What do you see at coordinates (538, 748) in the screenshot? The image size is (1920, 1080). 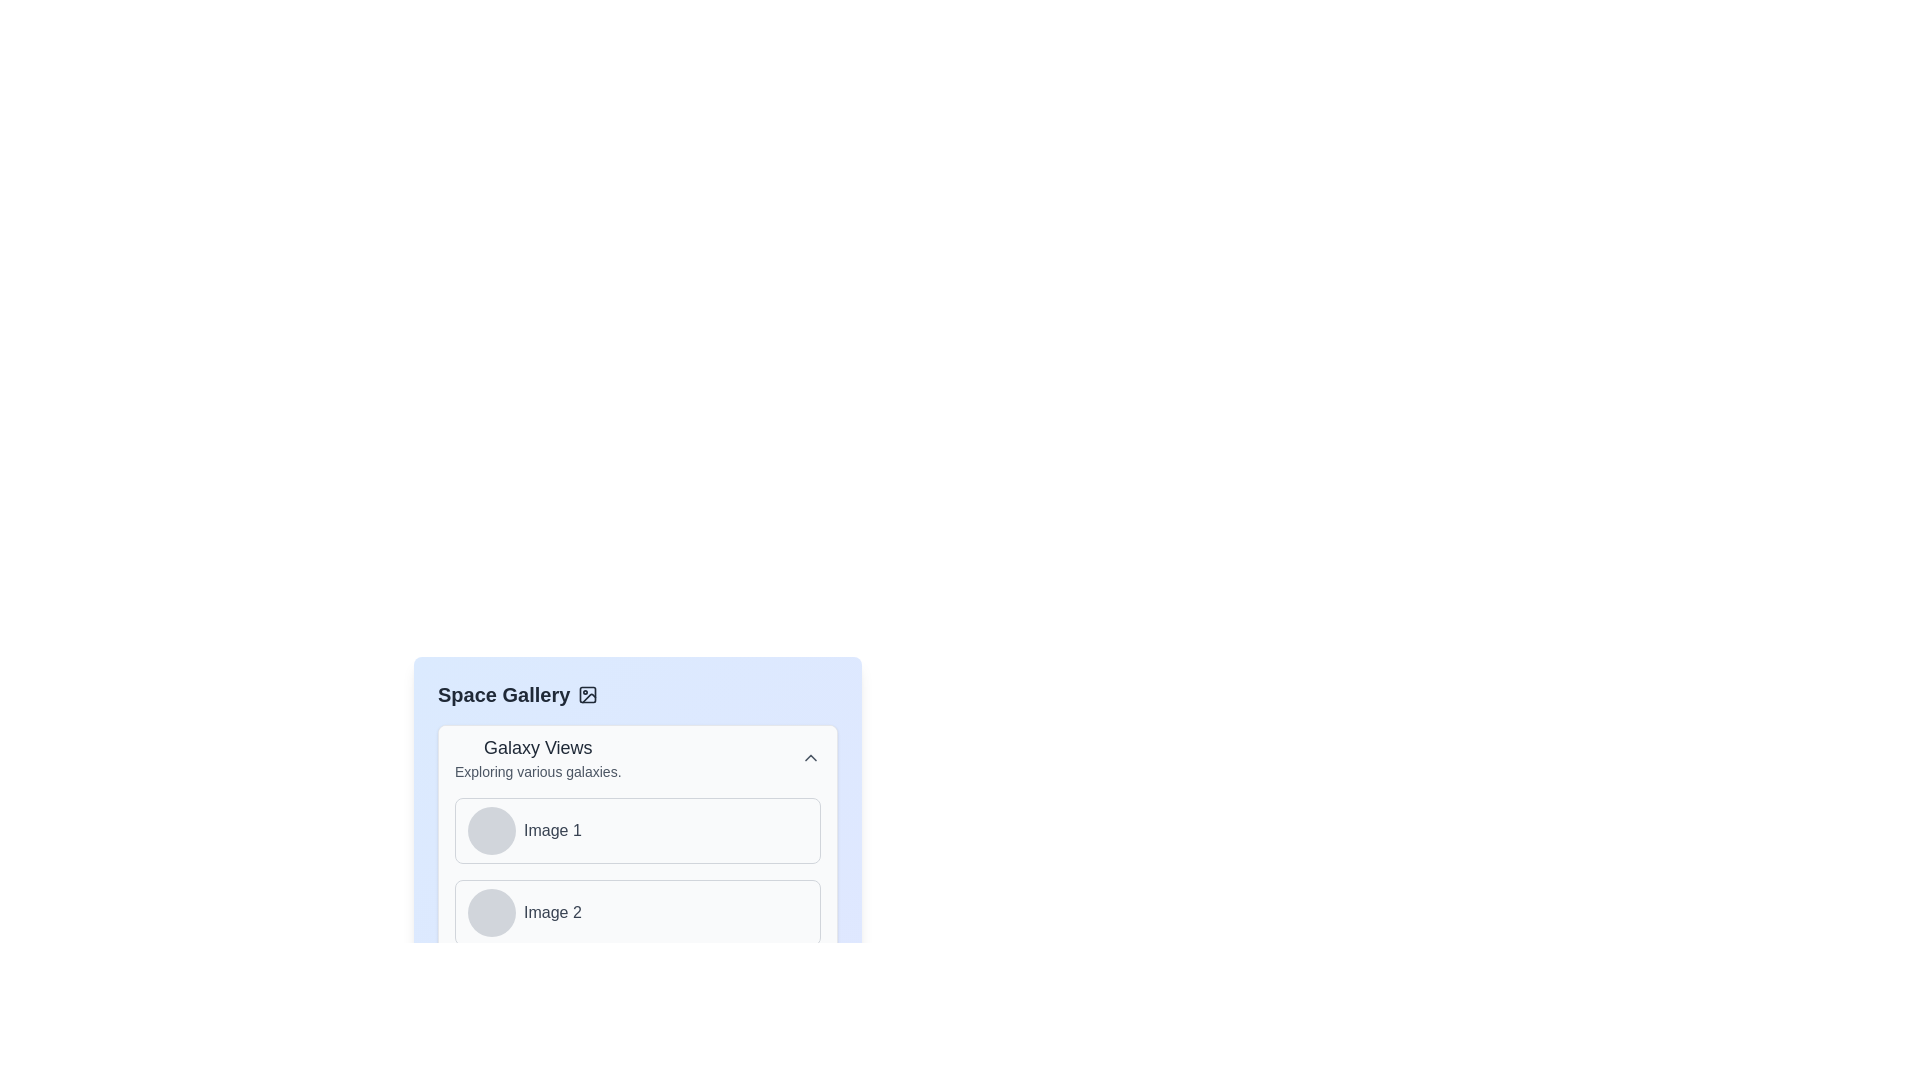 I see `the 'Galaxy Views' text label, which serves as the heading in the 'Space Gallery' section` at bounding box center [538, 748].